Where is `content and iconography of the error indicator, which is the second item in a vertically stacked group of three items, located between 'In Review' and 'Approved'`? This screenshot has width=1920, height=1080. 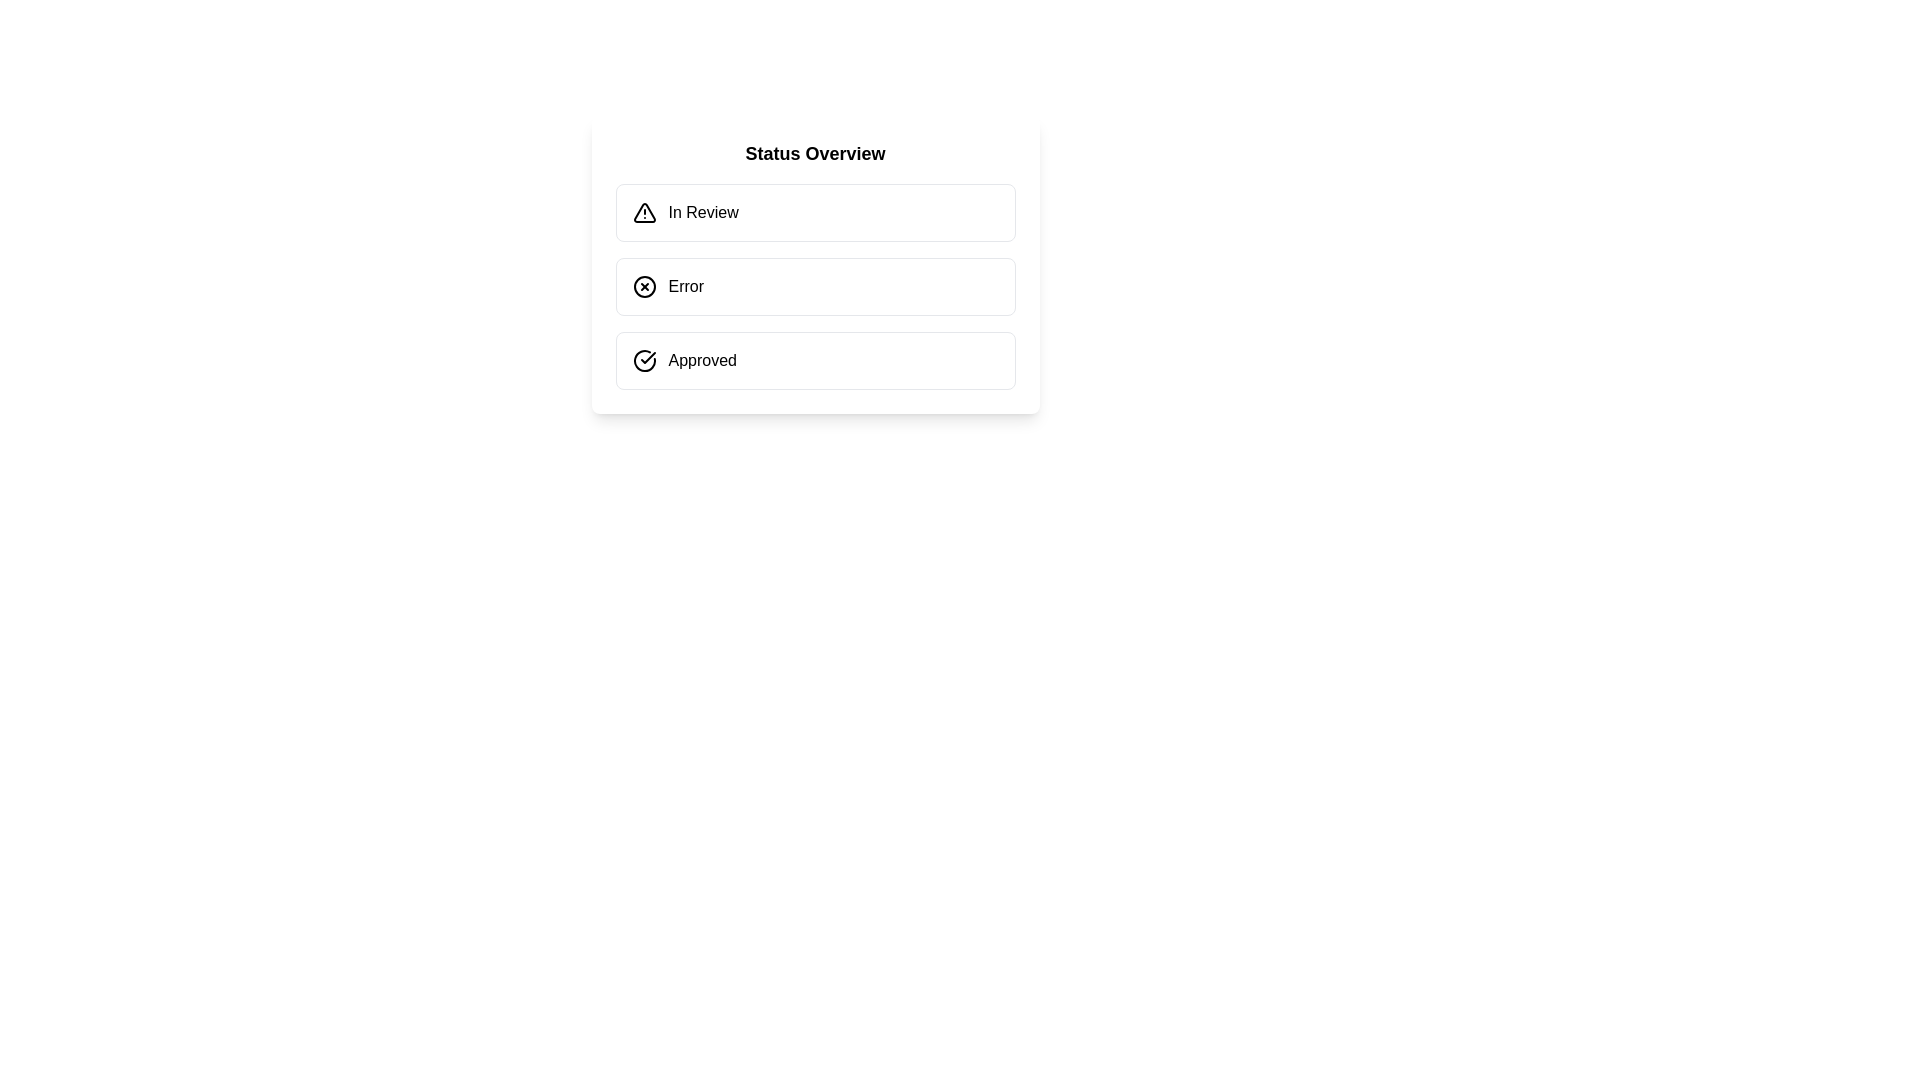
content and iconography of the error indicator, which is the second item in a vertically stacked group of three items, located between 'In Review' and 'Approved' is located at coordinates (815, 286).